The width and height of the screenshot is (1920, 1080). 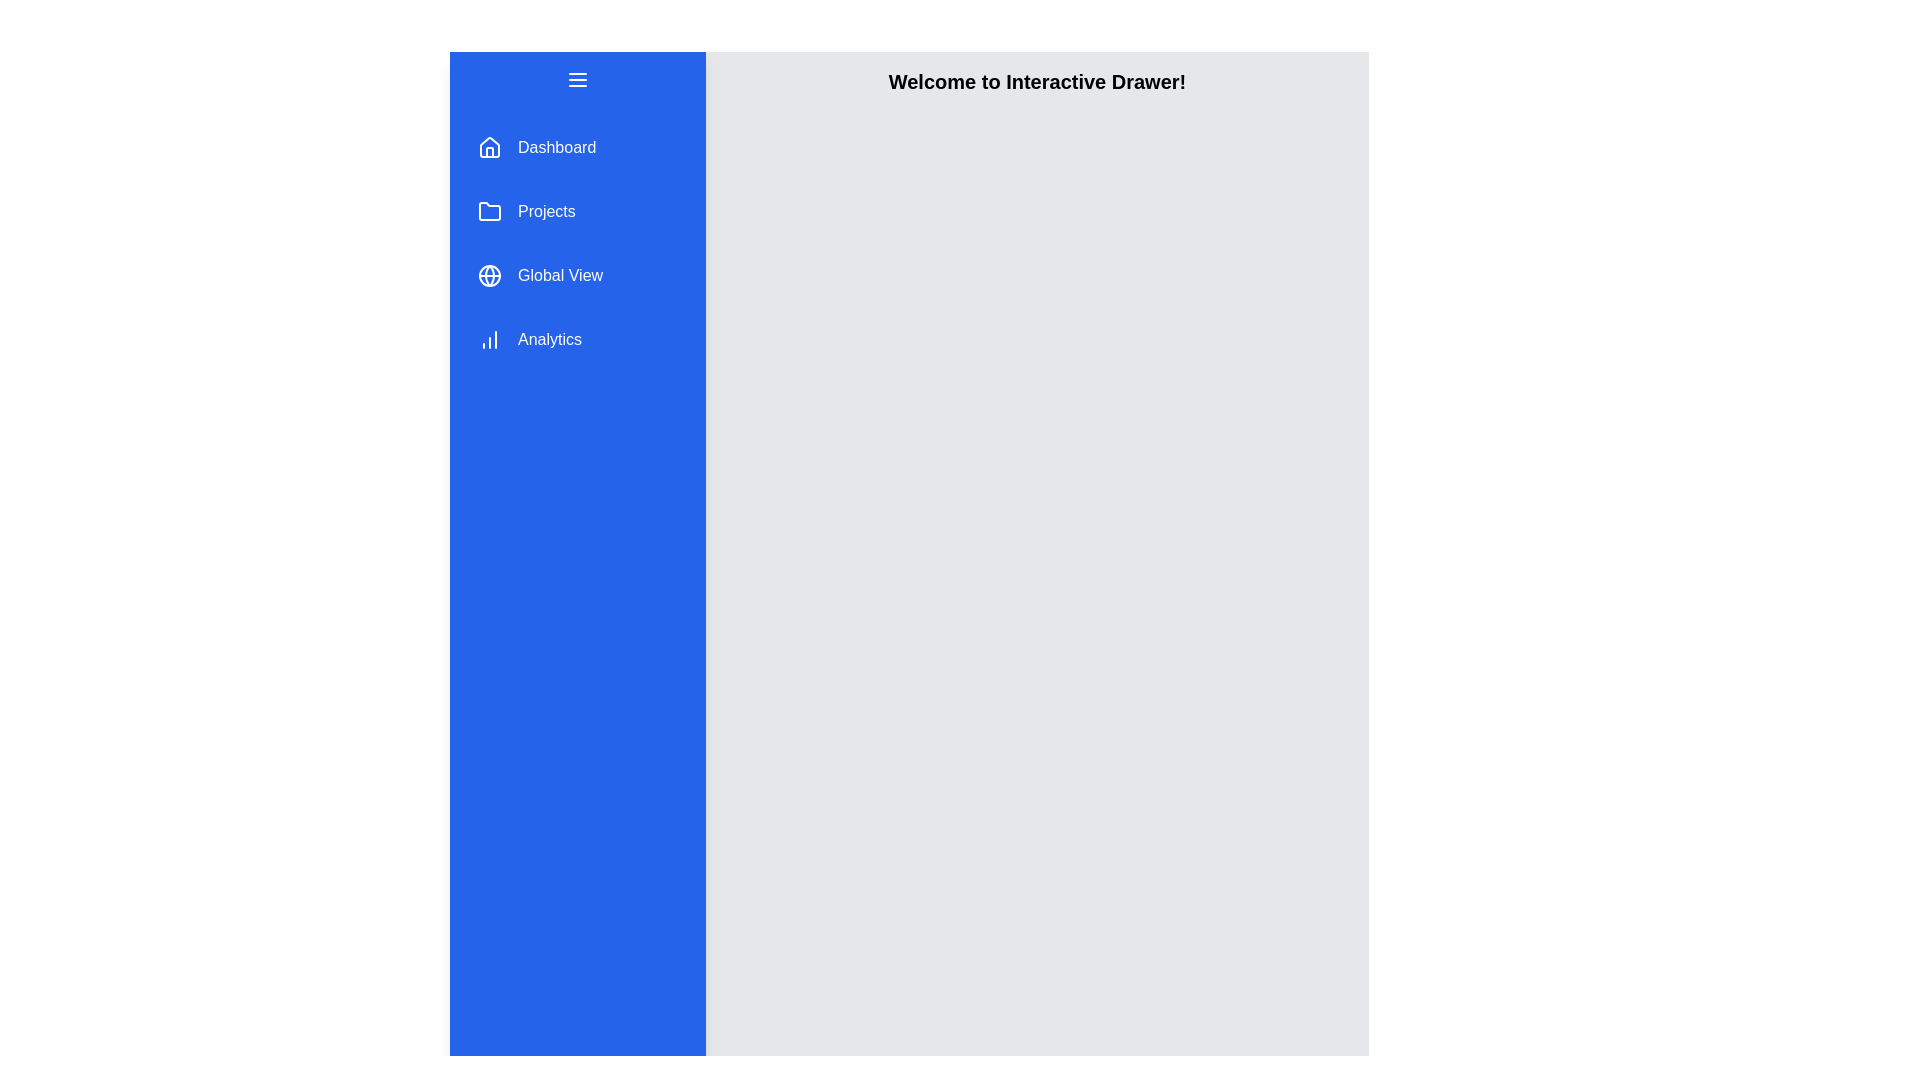 What do you see at coordinates (576, 338) in the screenshot?
I see `the menu item Analytics to observe its hover effect` at bounding box center [576, 338].